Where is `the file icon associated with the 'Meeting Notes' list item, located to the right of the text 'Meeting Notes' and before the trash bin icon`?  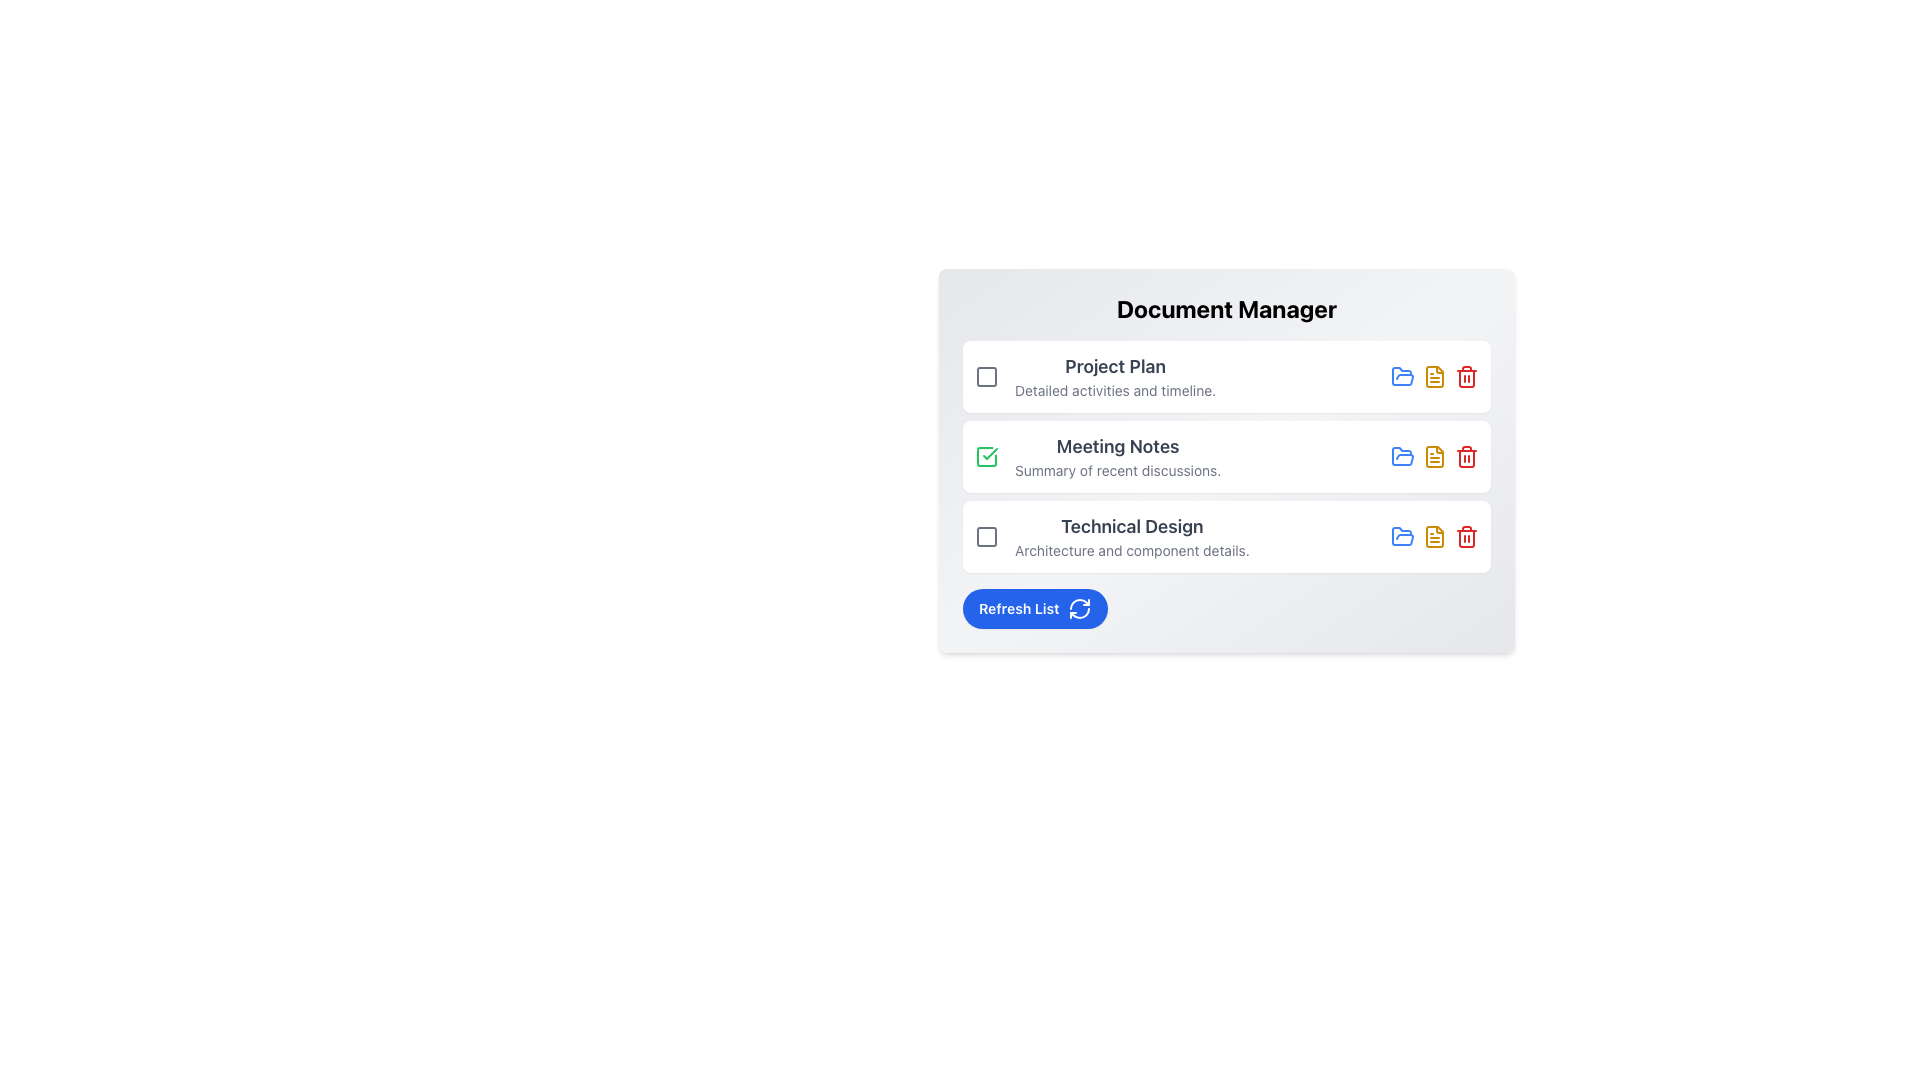
the file icon associated with the 'Meeting Notes' list item, located to the right of the text 'Meeting Notes' and before the trash bin icon is located at coordinates (1434, 456).